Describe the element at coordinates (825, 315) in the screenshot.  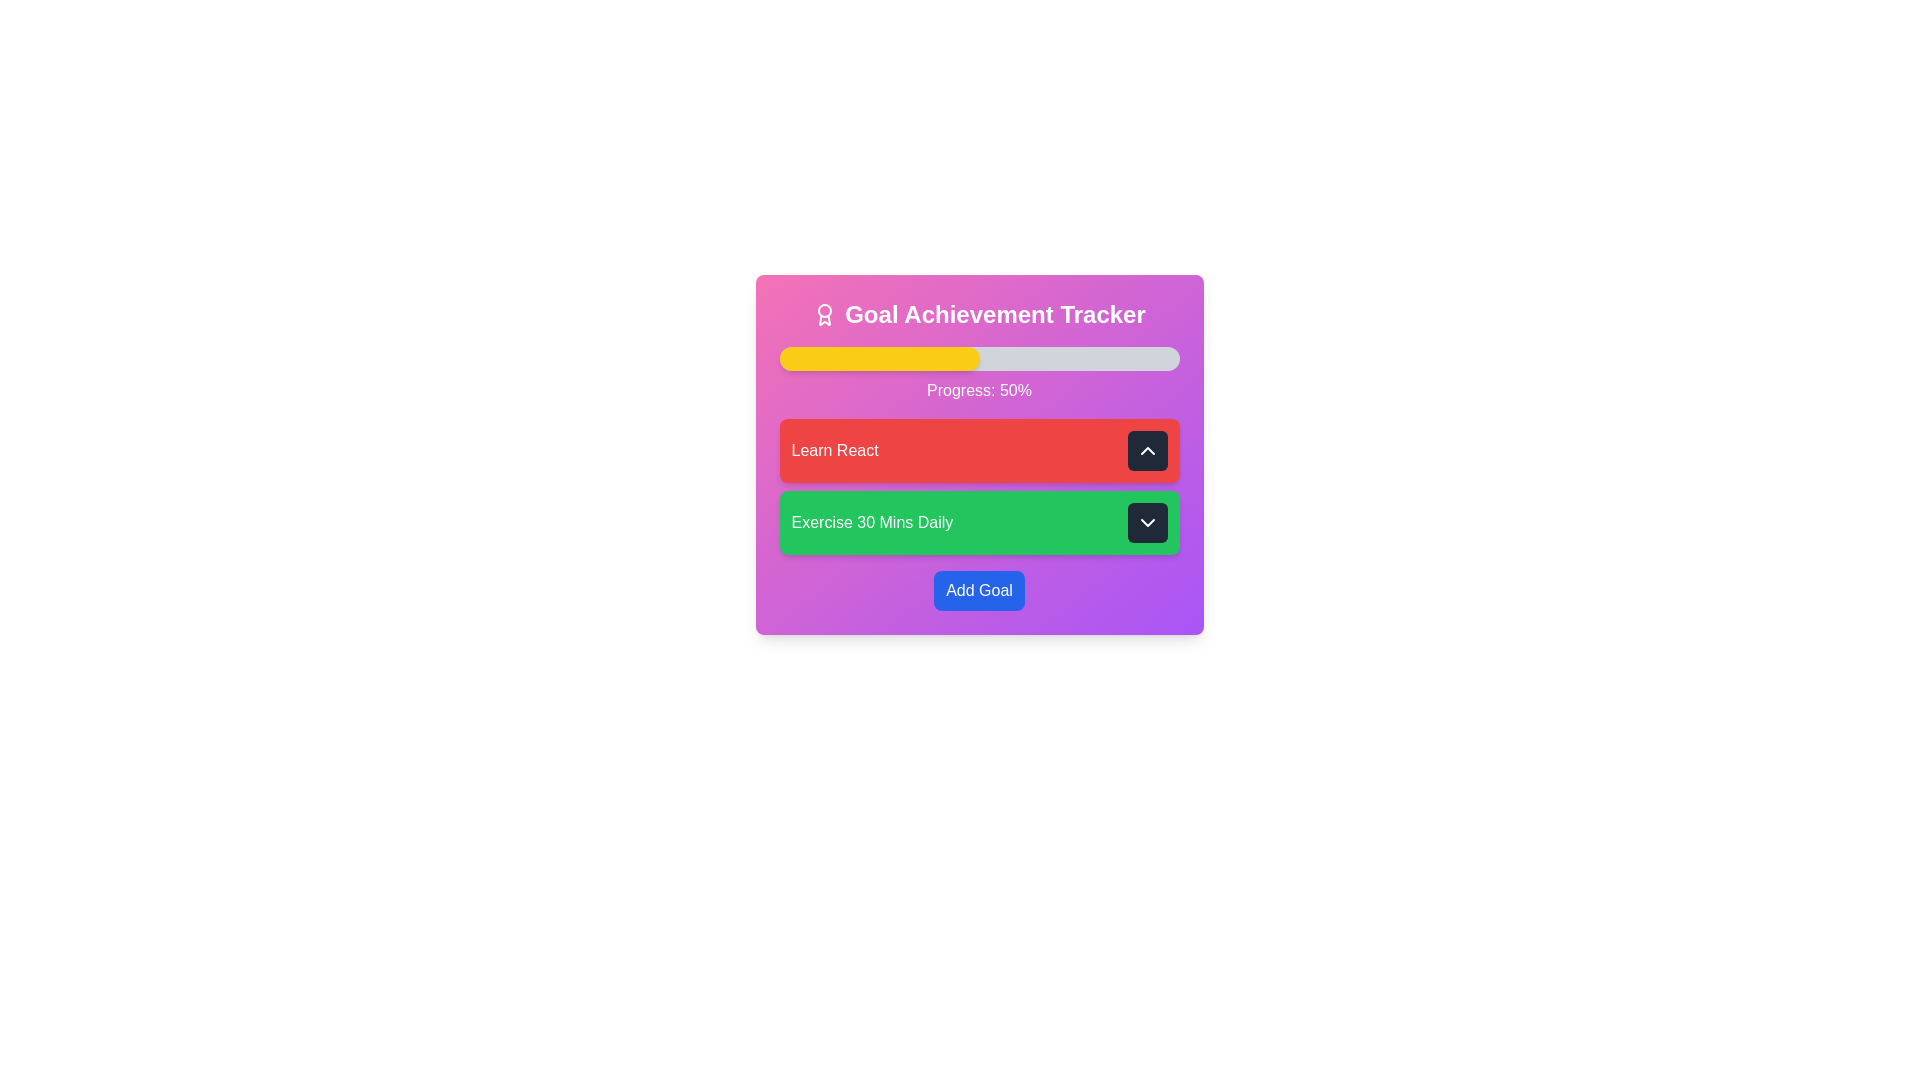
I see `the award ribbon icon located at the top-left corner of the 'Goal Achievement Tracker' card` at that location.